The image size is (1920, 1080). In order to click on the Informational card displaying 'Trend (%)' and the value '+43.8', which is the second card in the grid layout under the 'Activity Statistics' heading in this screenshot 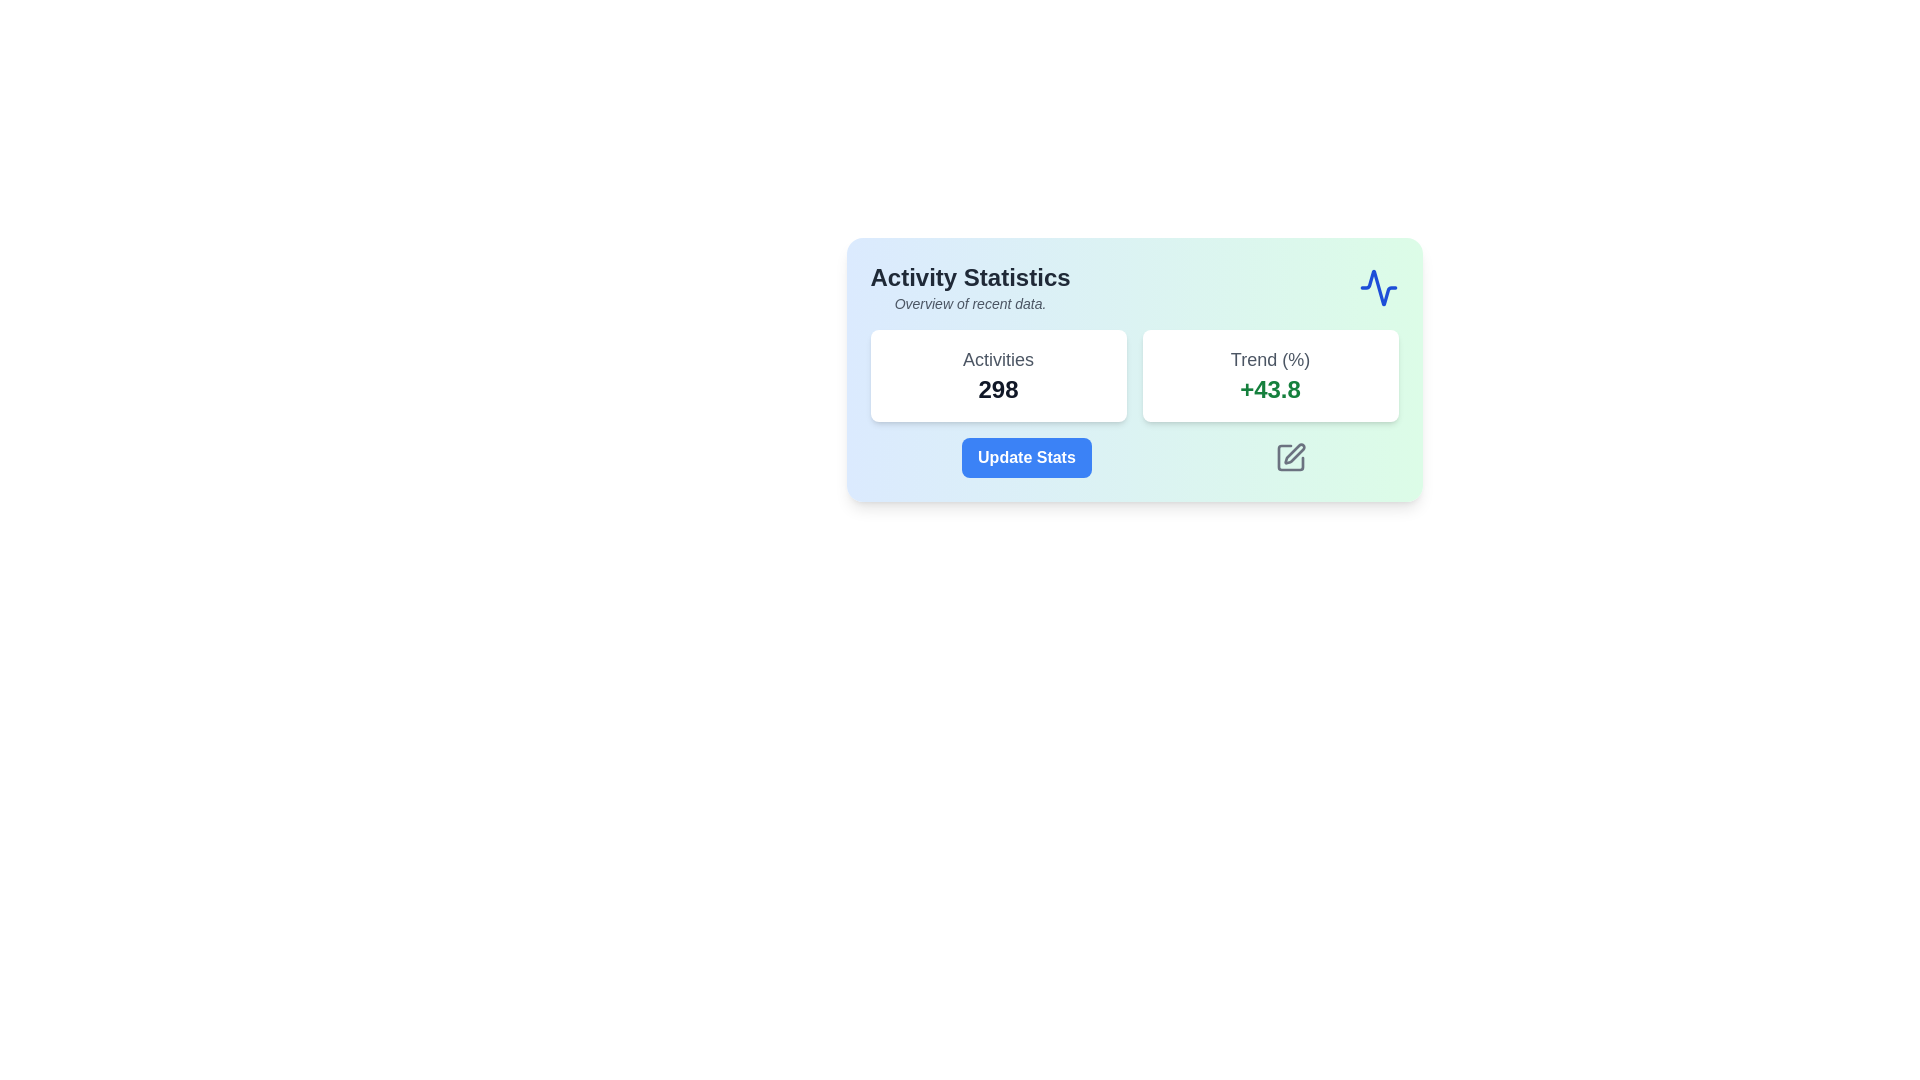, I will do `click(1269, 375)`.